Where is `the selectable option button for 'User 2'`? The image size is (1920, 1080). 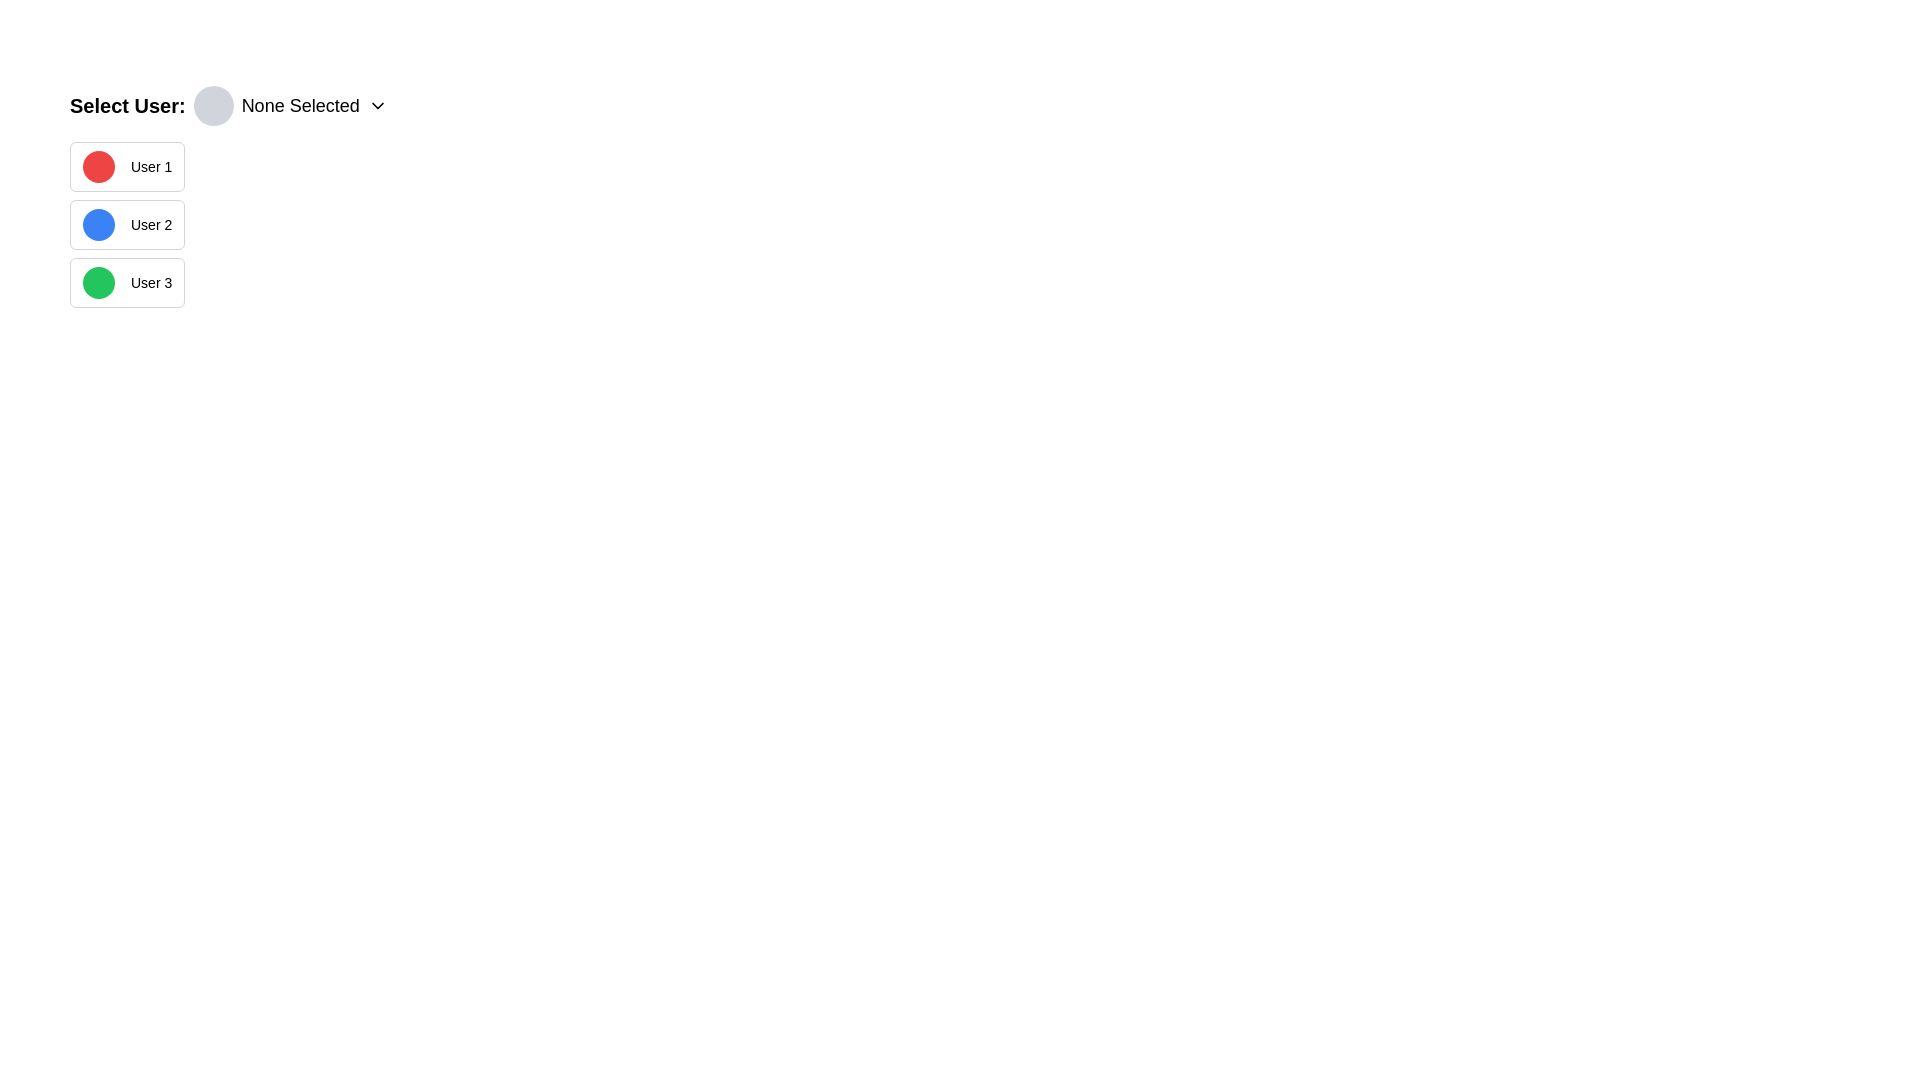
the selectable option button for 'User 2' is located at coordinates (126, 224).